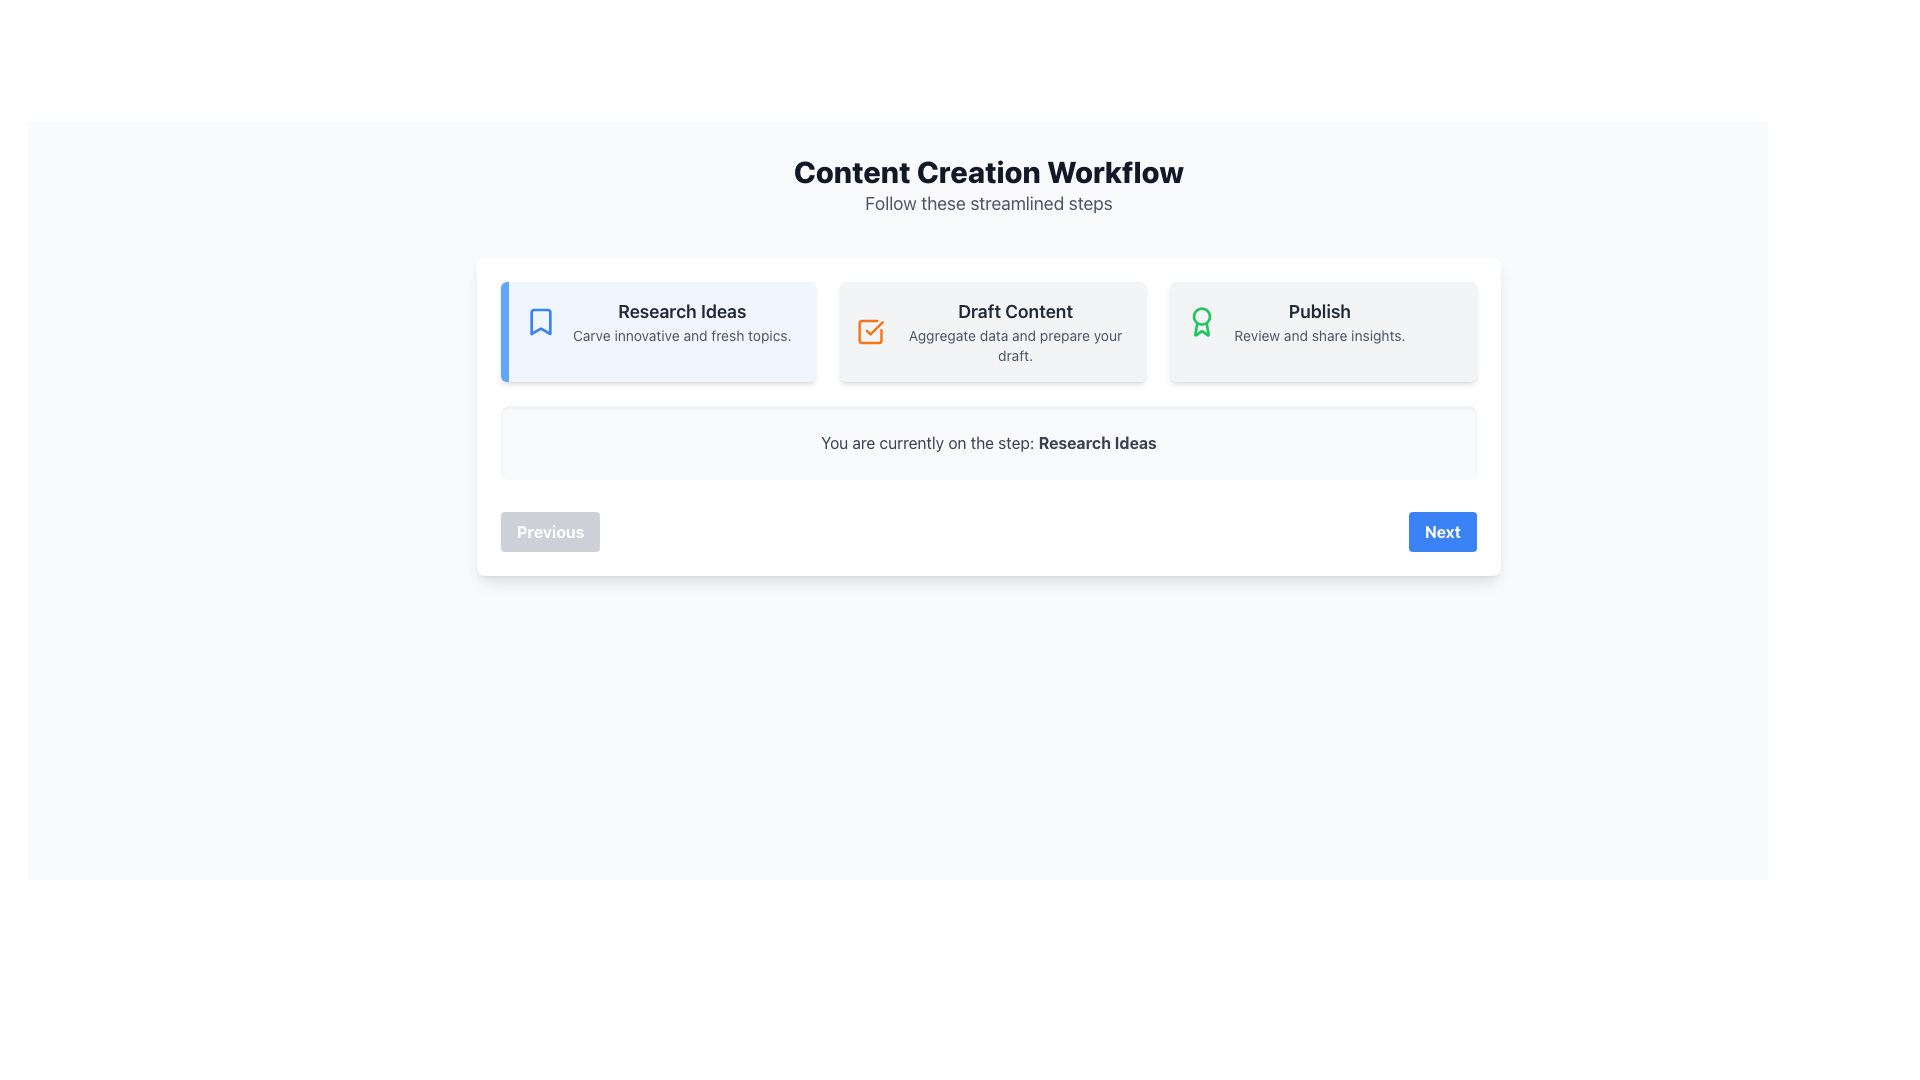 The height and width of the screenshot is (1080, 1920). I want to click on the small green circular icon that is centrally located within the award-styled SVG icon, so click(1201, 315).